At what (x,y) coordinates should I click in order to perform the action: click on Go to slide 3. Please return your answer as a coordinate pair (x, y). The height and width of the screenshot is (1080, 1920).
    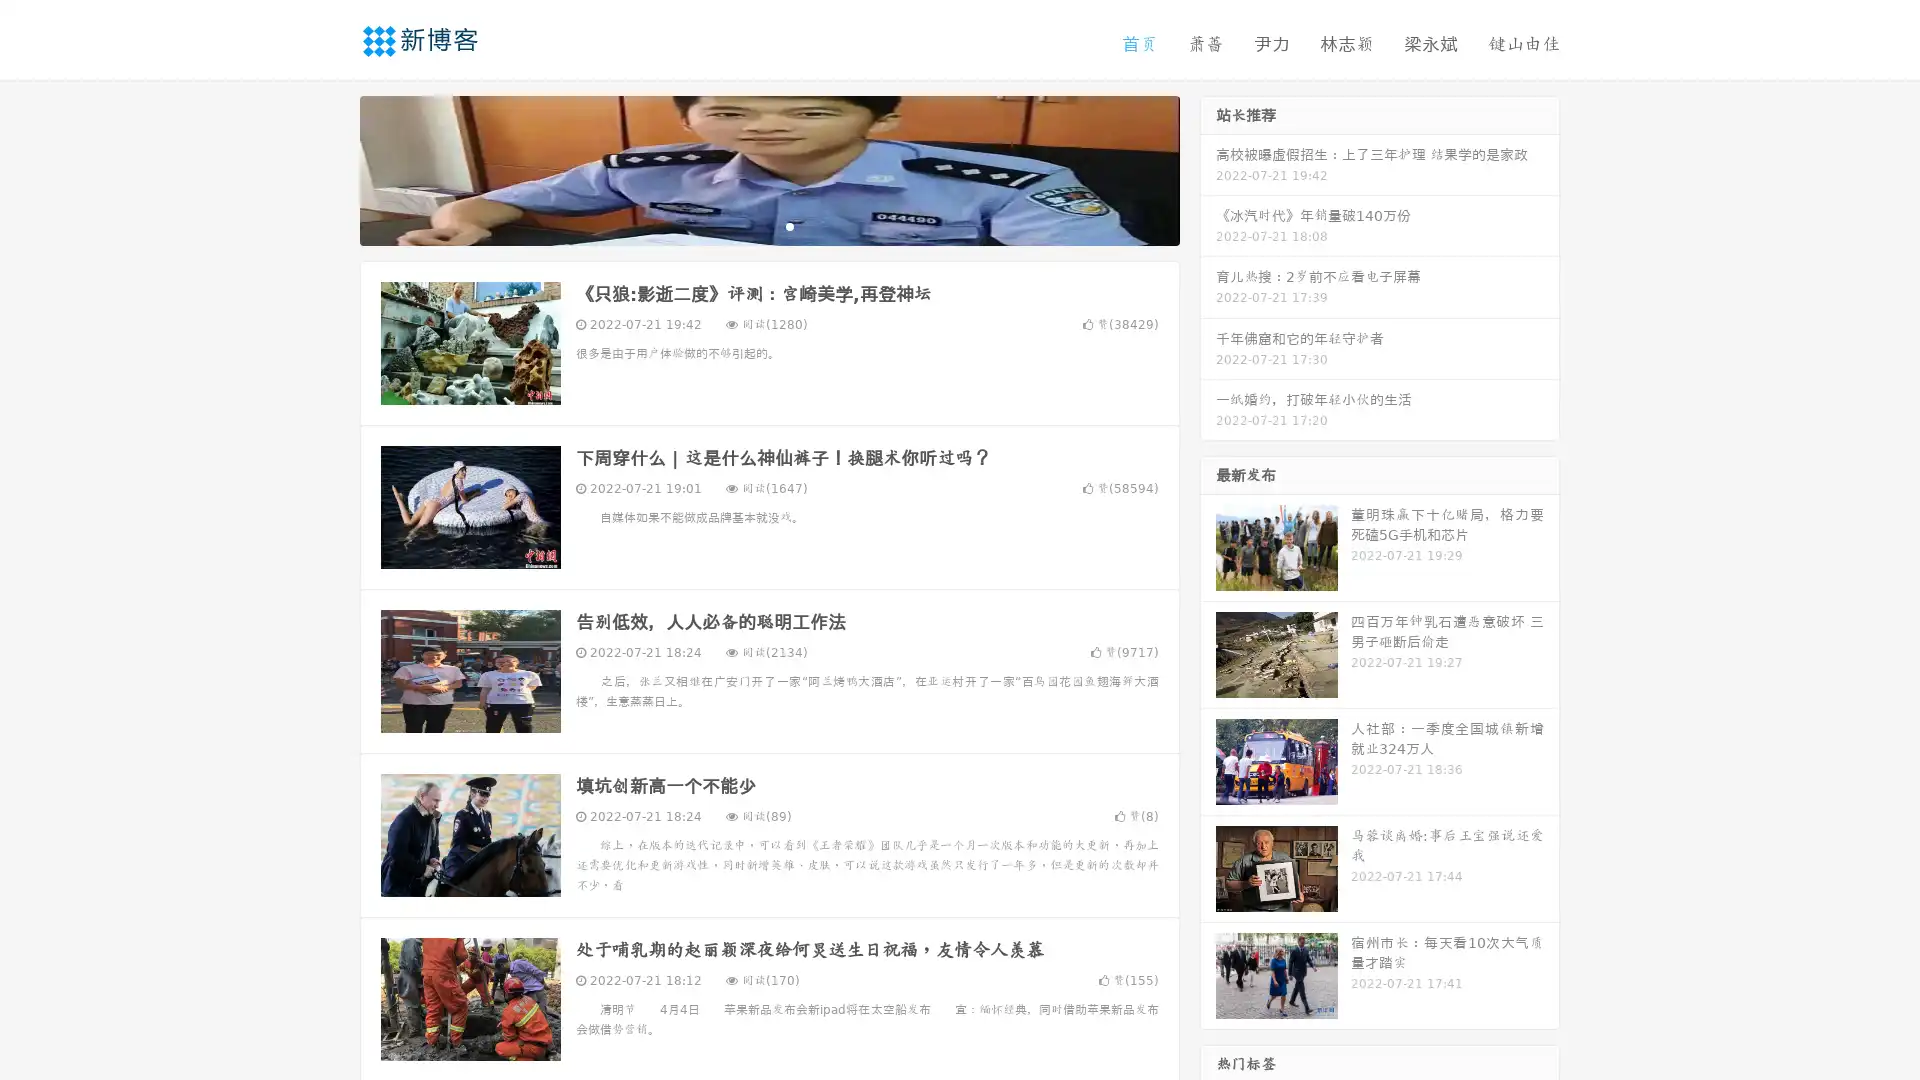
    Looking at the image, I should click on (789, 225).